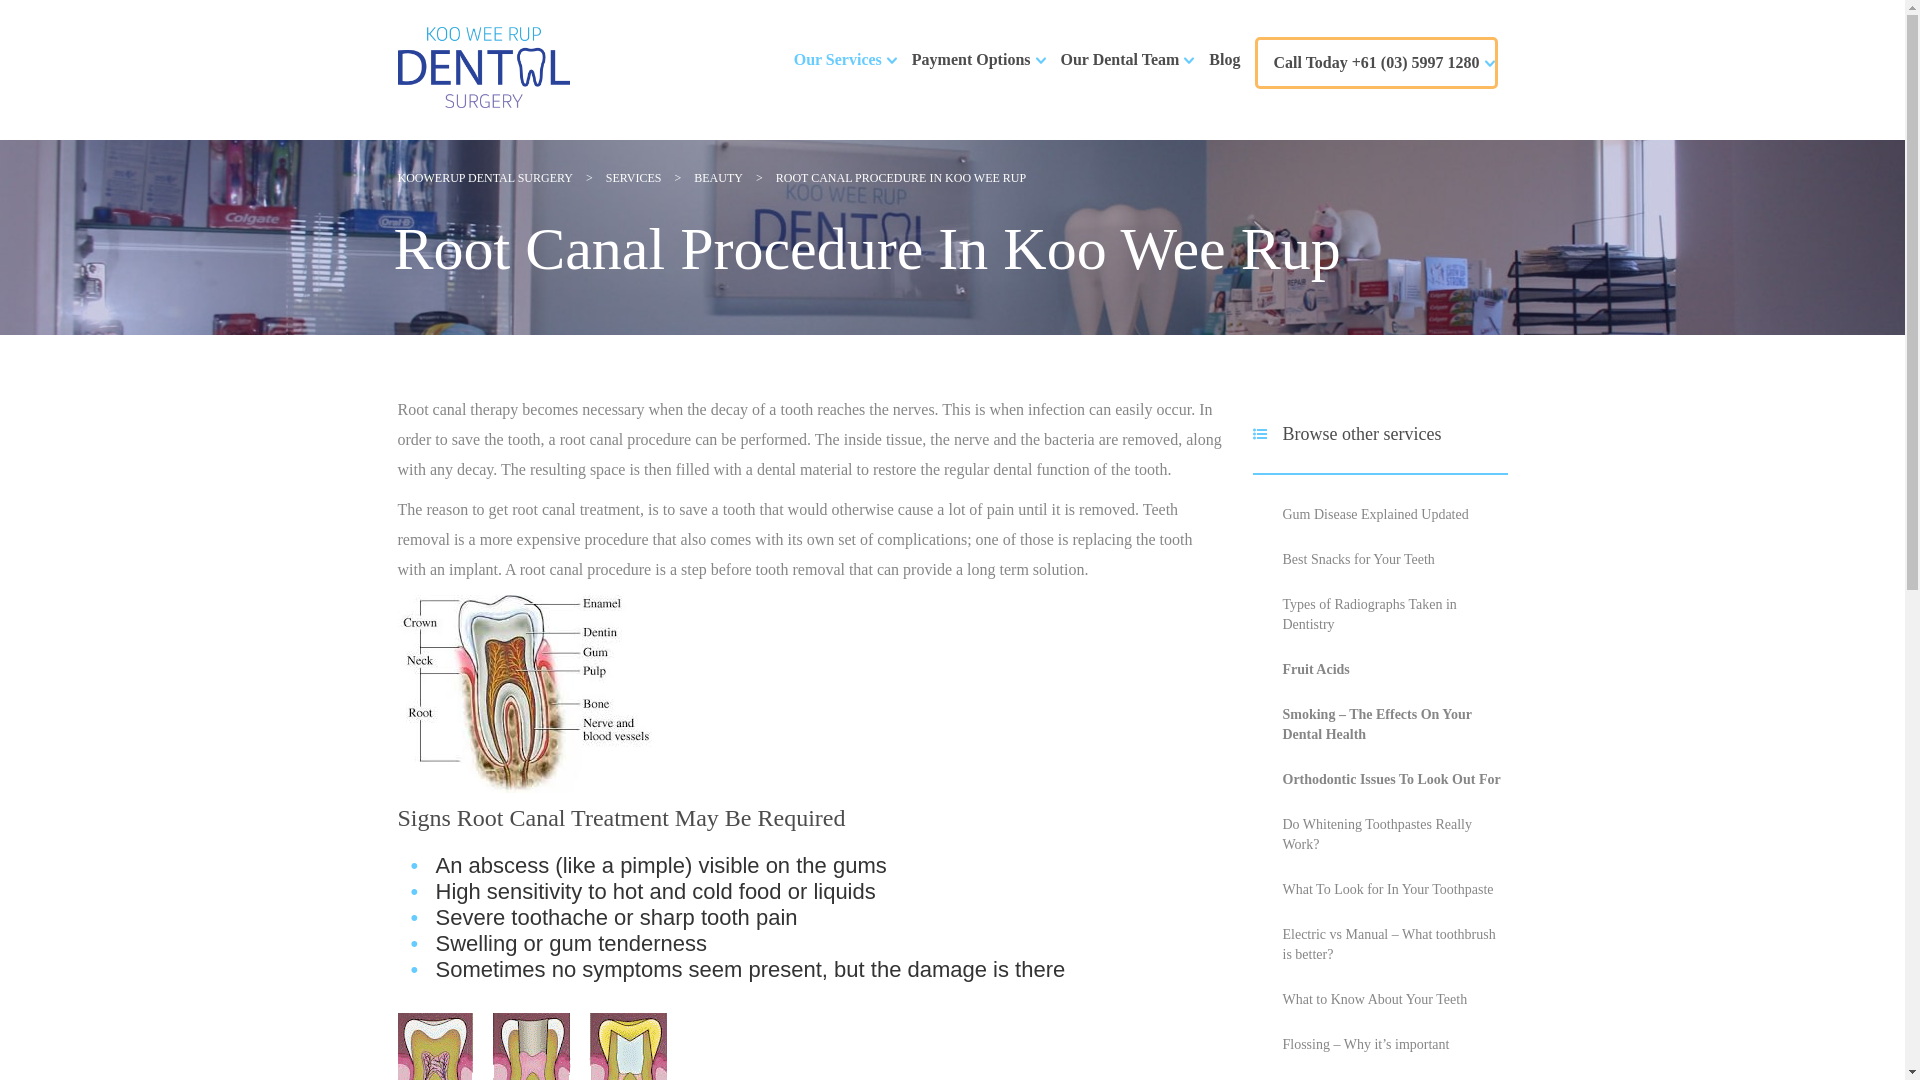  I want to click on 'BEAUTY', so click(718, 176).